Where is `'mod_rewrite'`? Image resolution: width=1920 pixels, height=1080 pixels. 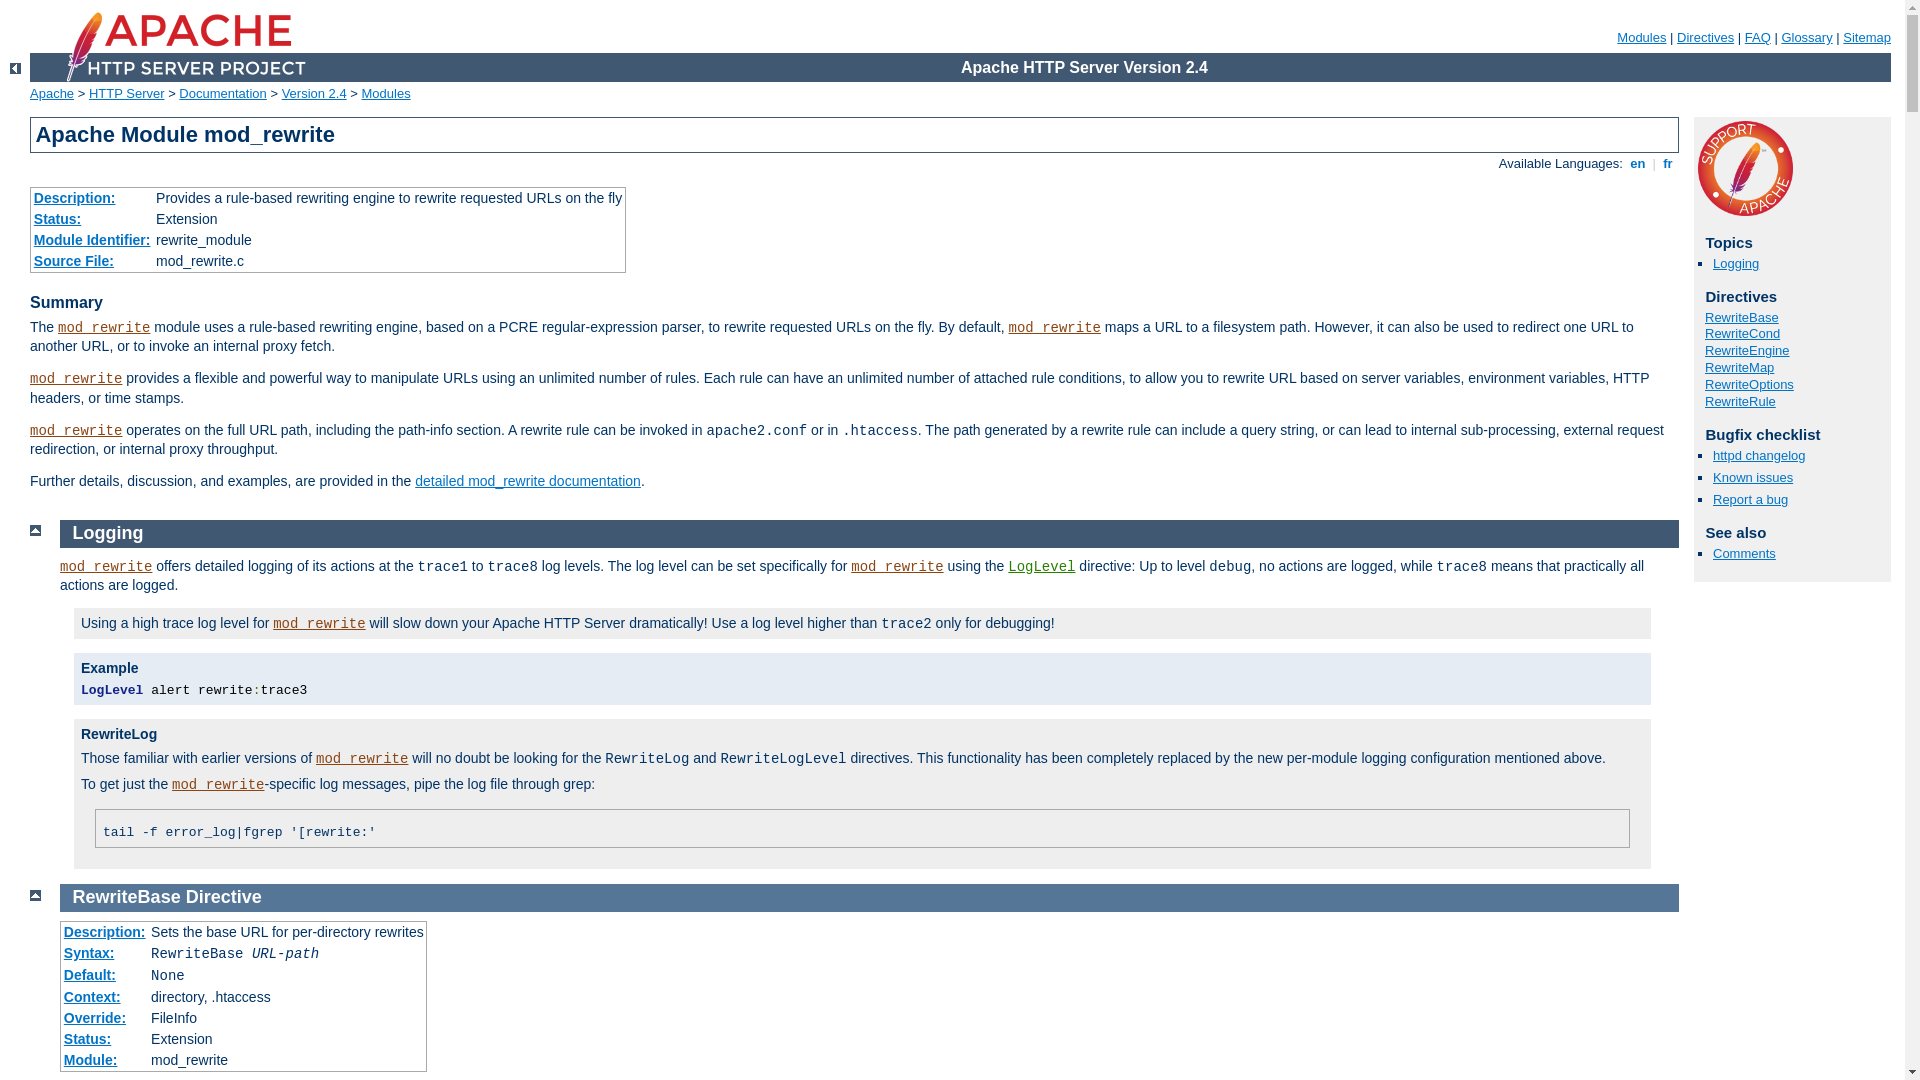
'mod_rewrite' is located at coordinates (1008, 326).